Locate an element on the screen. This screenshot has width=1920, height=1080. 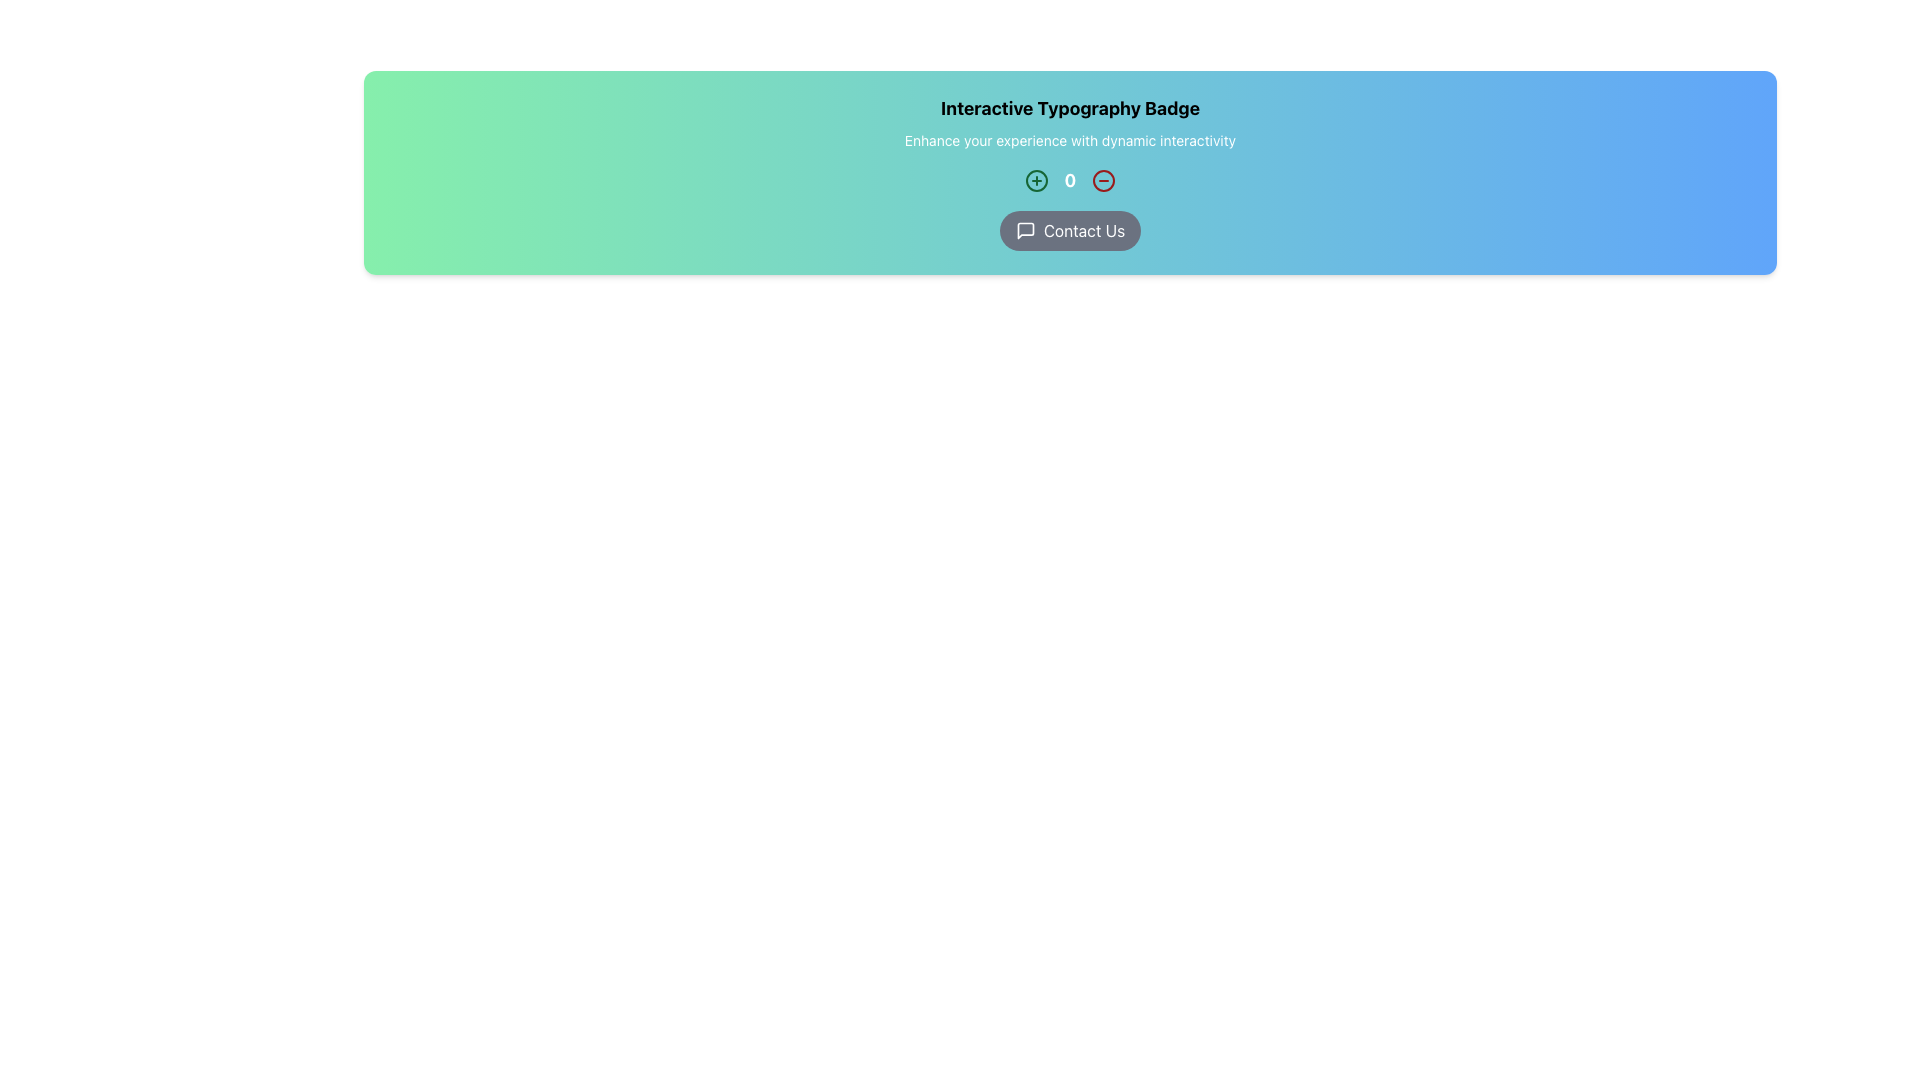
the 'Interactive Typography Badge' text label, which is styled in bold and prominently positioned at the top-center of a gradient background transitioning from green to blue is located at coordinates (1069, 108).